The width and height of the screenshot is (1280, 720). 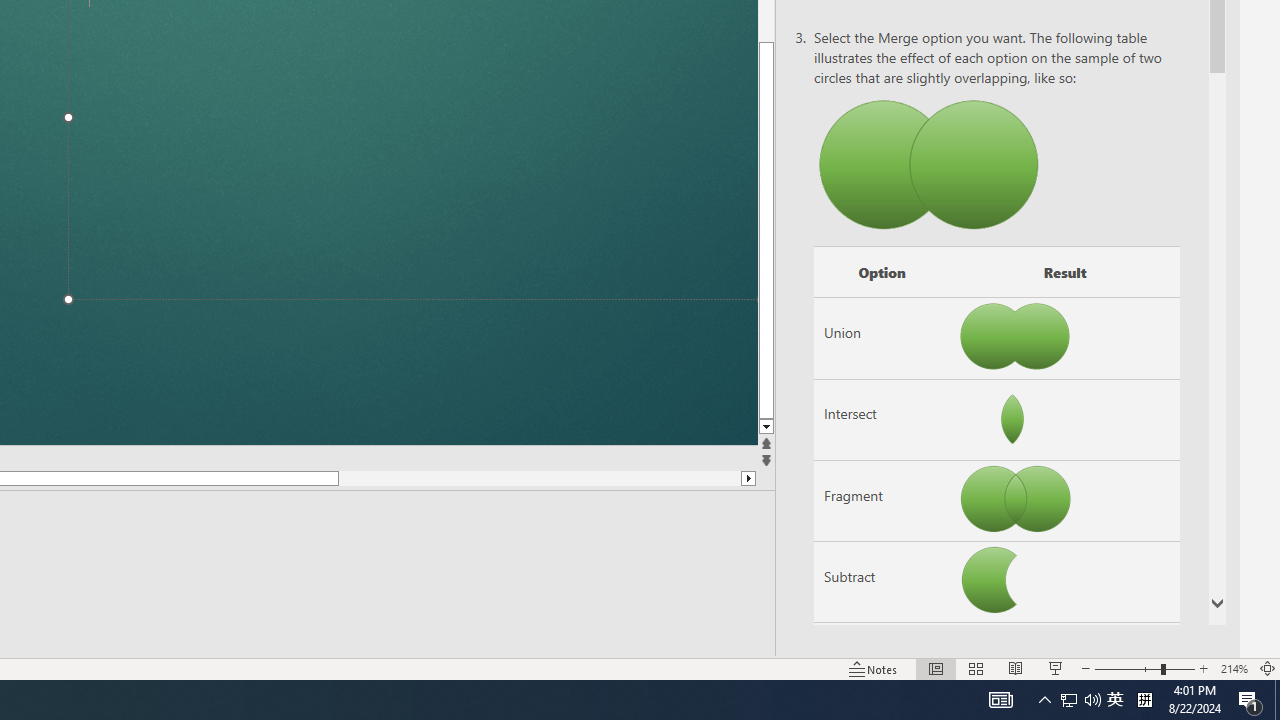 I want to click on 'Zoom Out', so click(x=1127, y=669).